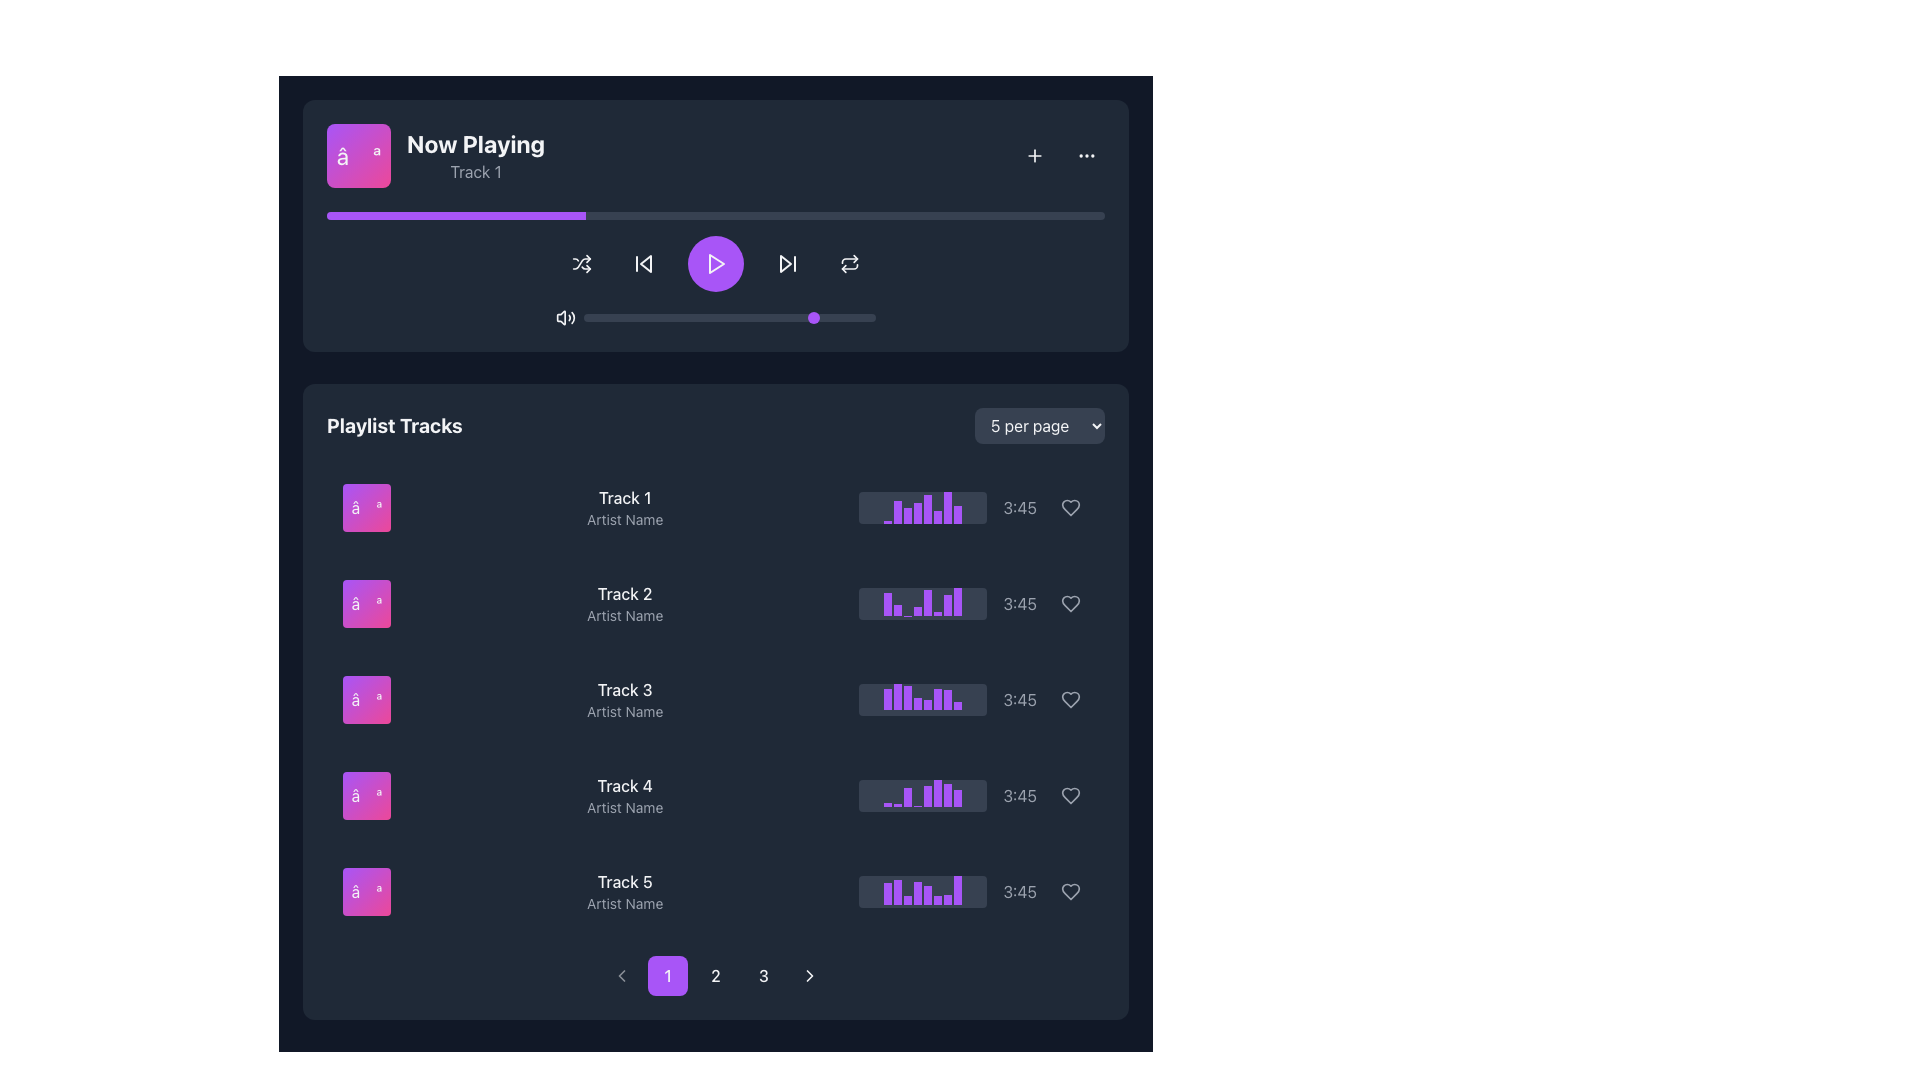 Image resolution: width=1920 pixels, height=1080 pixels. Describe the element at coordinates (715, 603) in the screenshot. I see `to select the Playlist item displaying 'Track 2' by 'Artist Name', which is the second entry in the 'Playlist Tracks' section` at that location.